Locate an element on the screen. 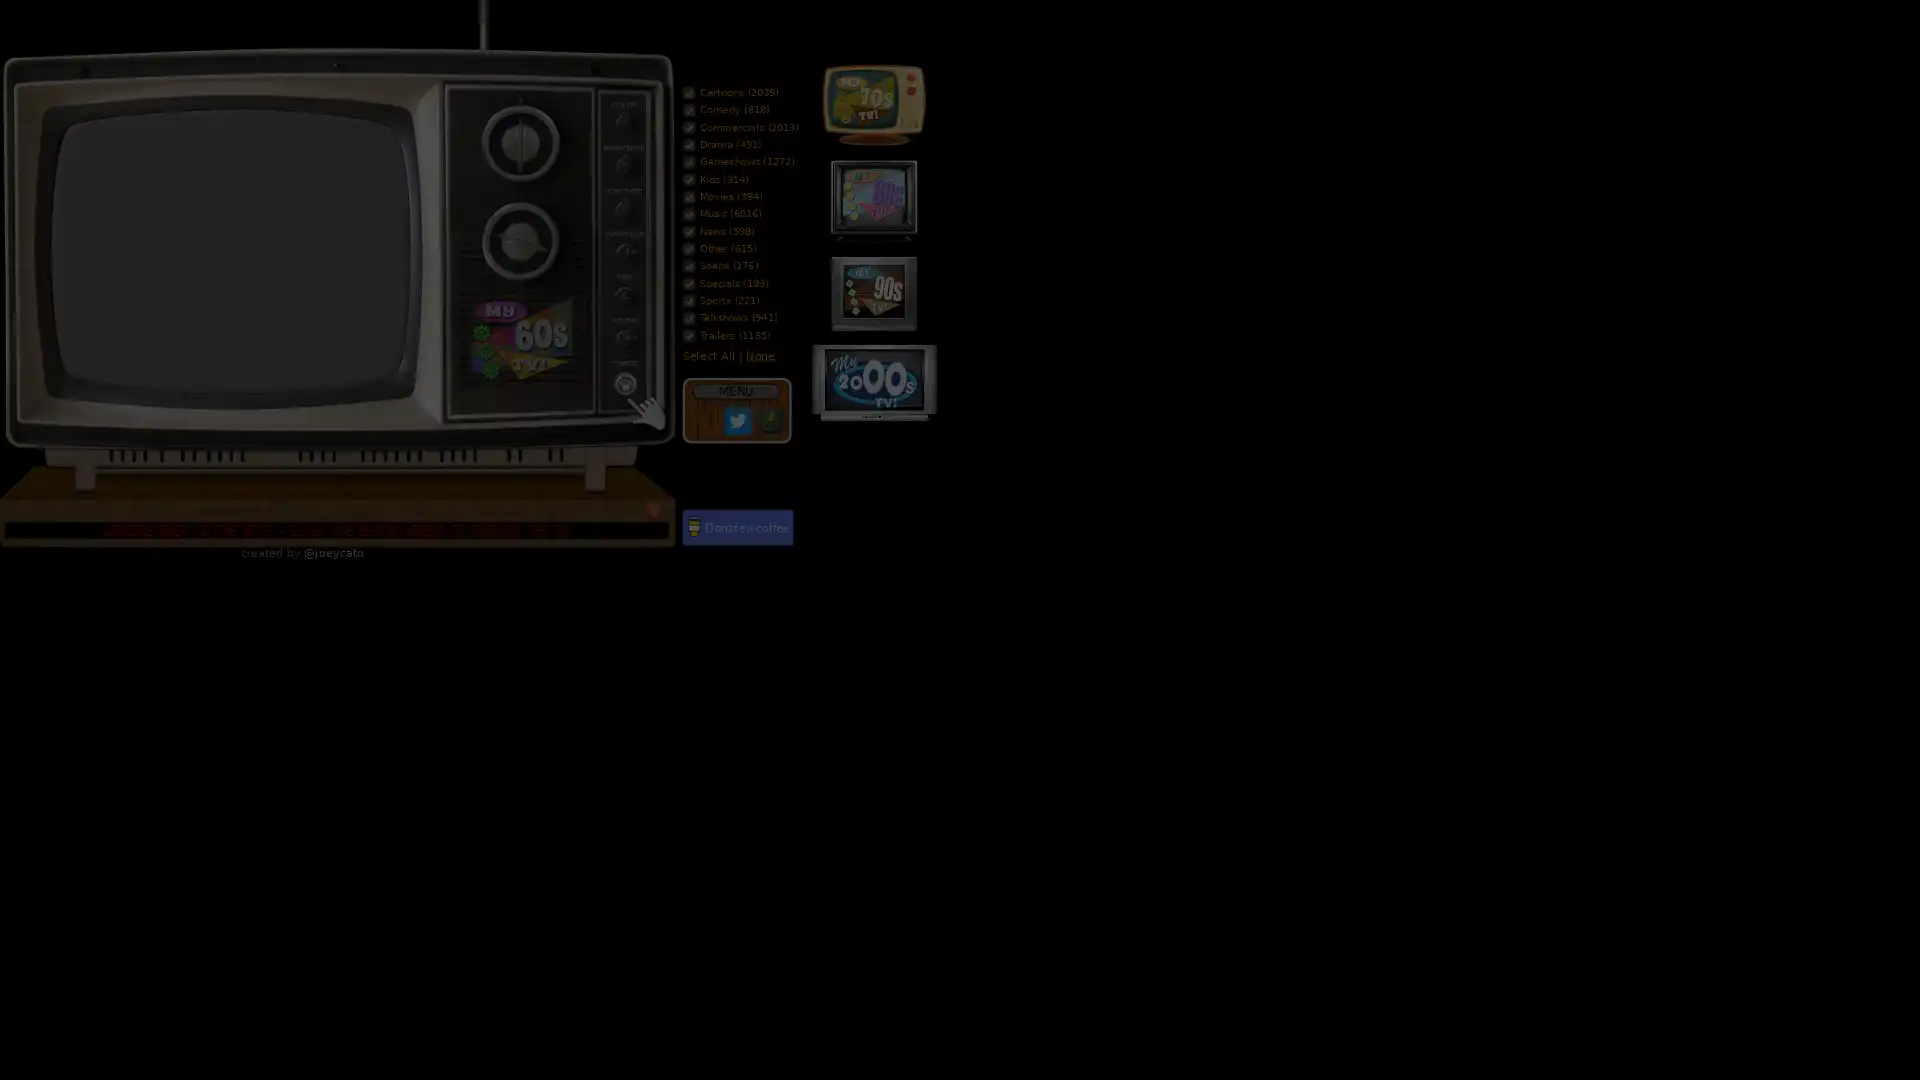  MENU is located at coordinates (734, 390).